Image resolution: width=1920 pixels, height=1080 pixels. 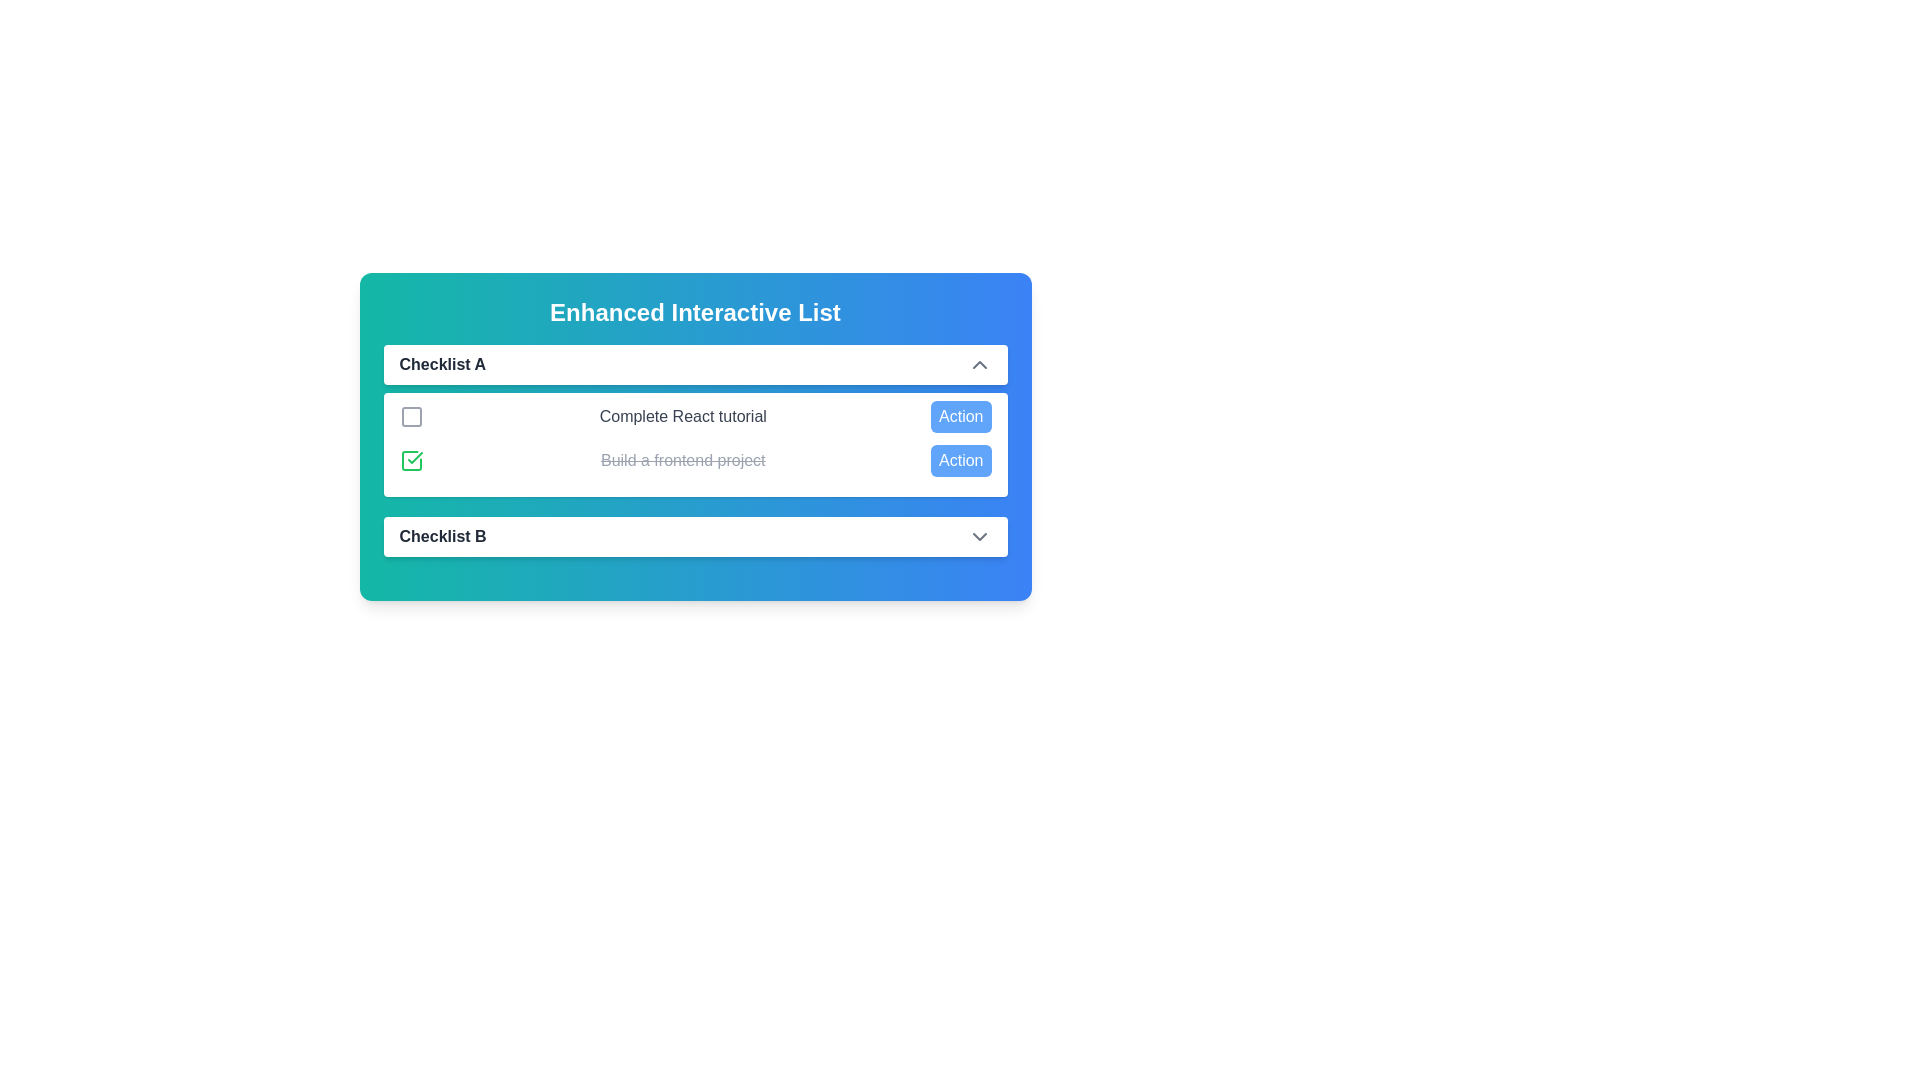 What do you see at coordinates (695, 451) in the screenshot?
I see `the checkbox in the structured list under the 'Enhanced Interactive List' heading` at bounding box center [695, 451].